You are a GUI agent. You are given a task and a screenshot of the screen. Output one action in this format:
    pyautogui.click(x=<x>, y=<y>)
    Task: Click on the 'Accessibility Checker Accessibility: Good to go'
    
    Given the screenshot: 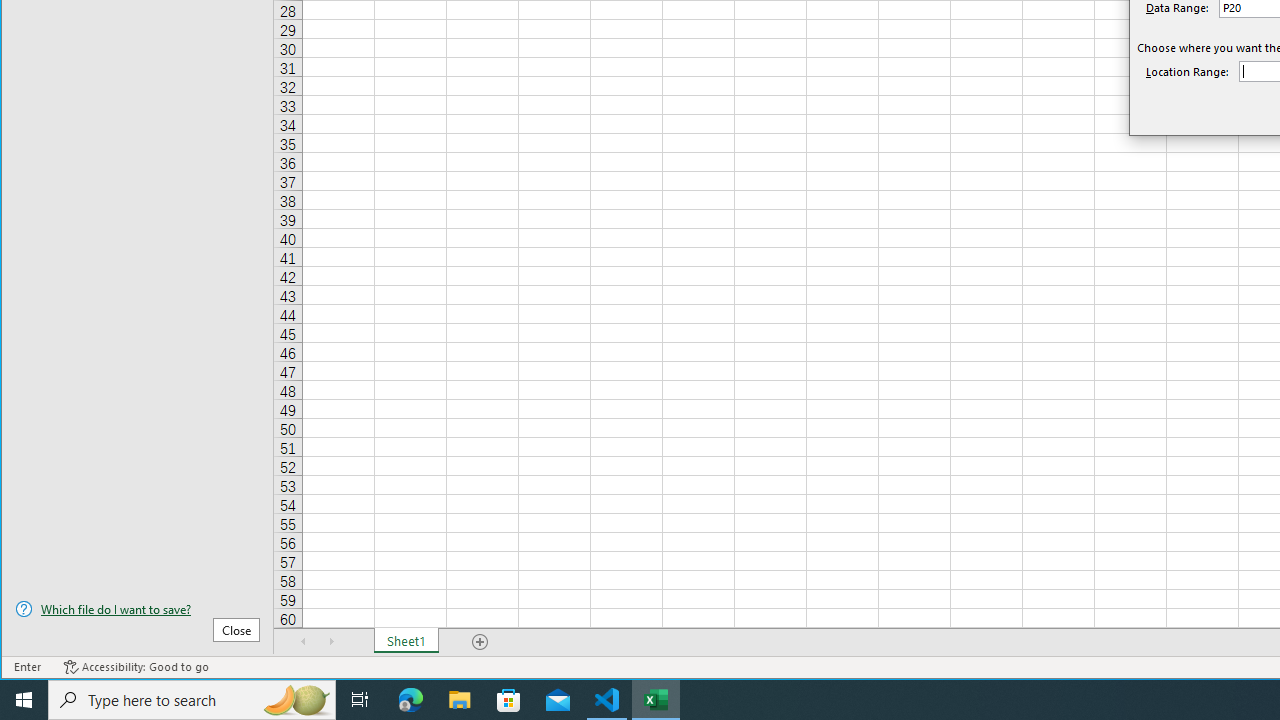 What is the action you would take?
    pyautogui.click(x=135, y=667)
    